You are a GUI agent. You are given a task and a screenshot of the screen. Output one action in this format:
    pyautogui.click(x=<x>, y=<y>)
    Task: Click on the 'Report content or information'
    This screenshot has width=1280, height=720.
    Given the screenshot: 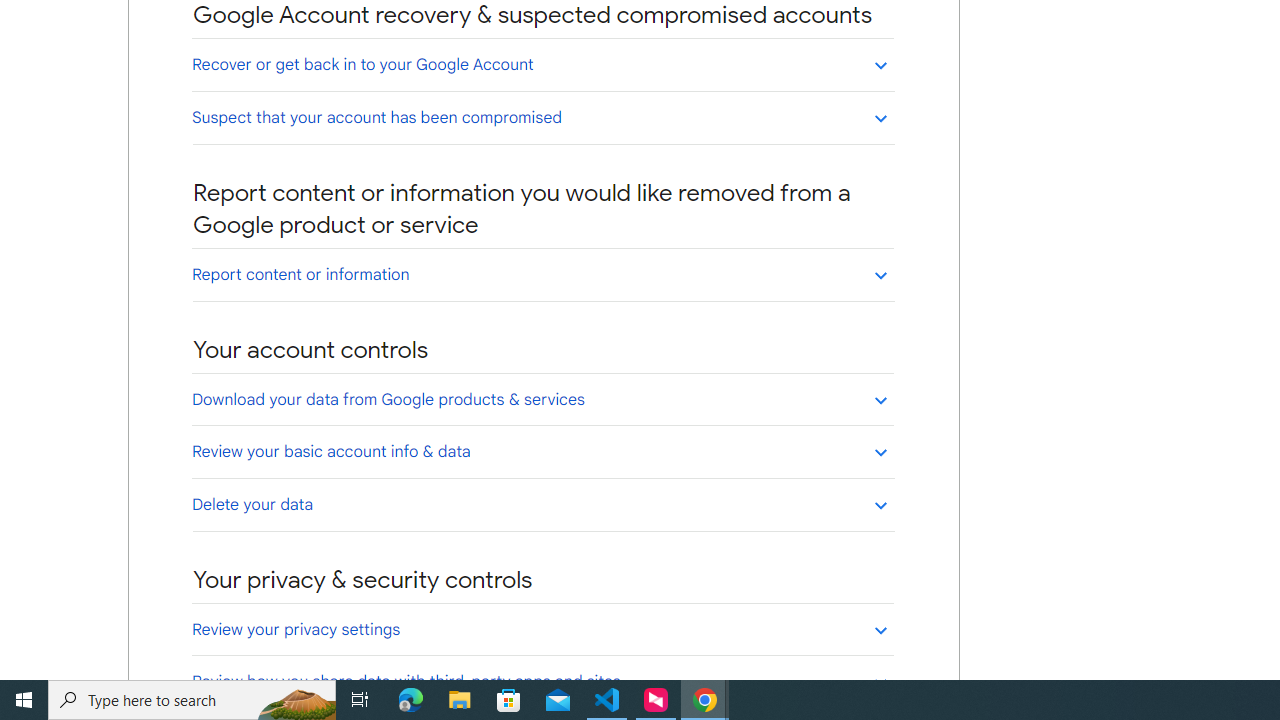 What is the action you would take?
    pyautogui.click(x=542, y=274)
    